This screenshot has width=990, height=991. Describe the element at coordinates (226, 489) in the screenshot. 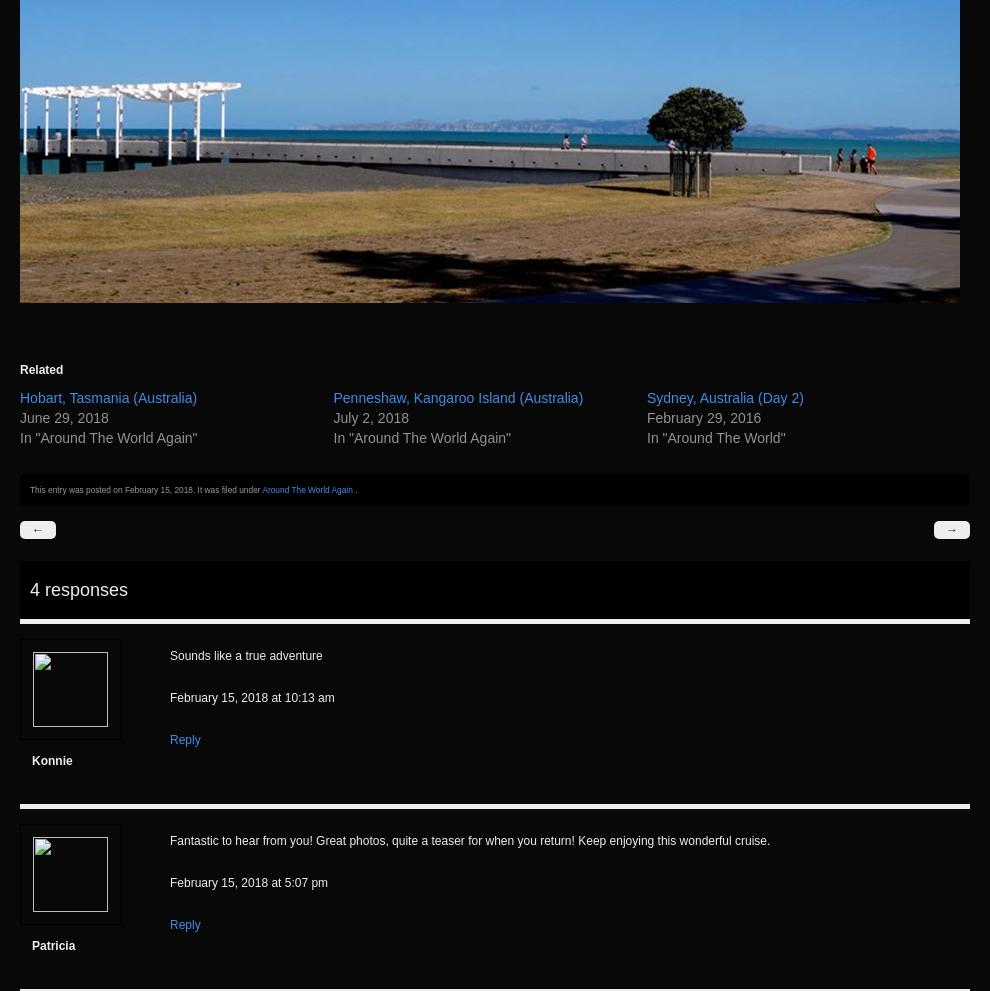

I see `'. It was filed under'` at that location.